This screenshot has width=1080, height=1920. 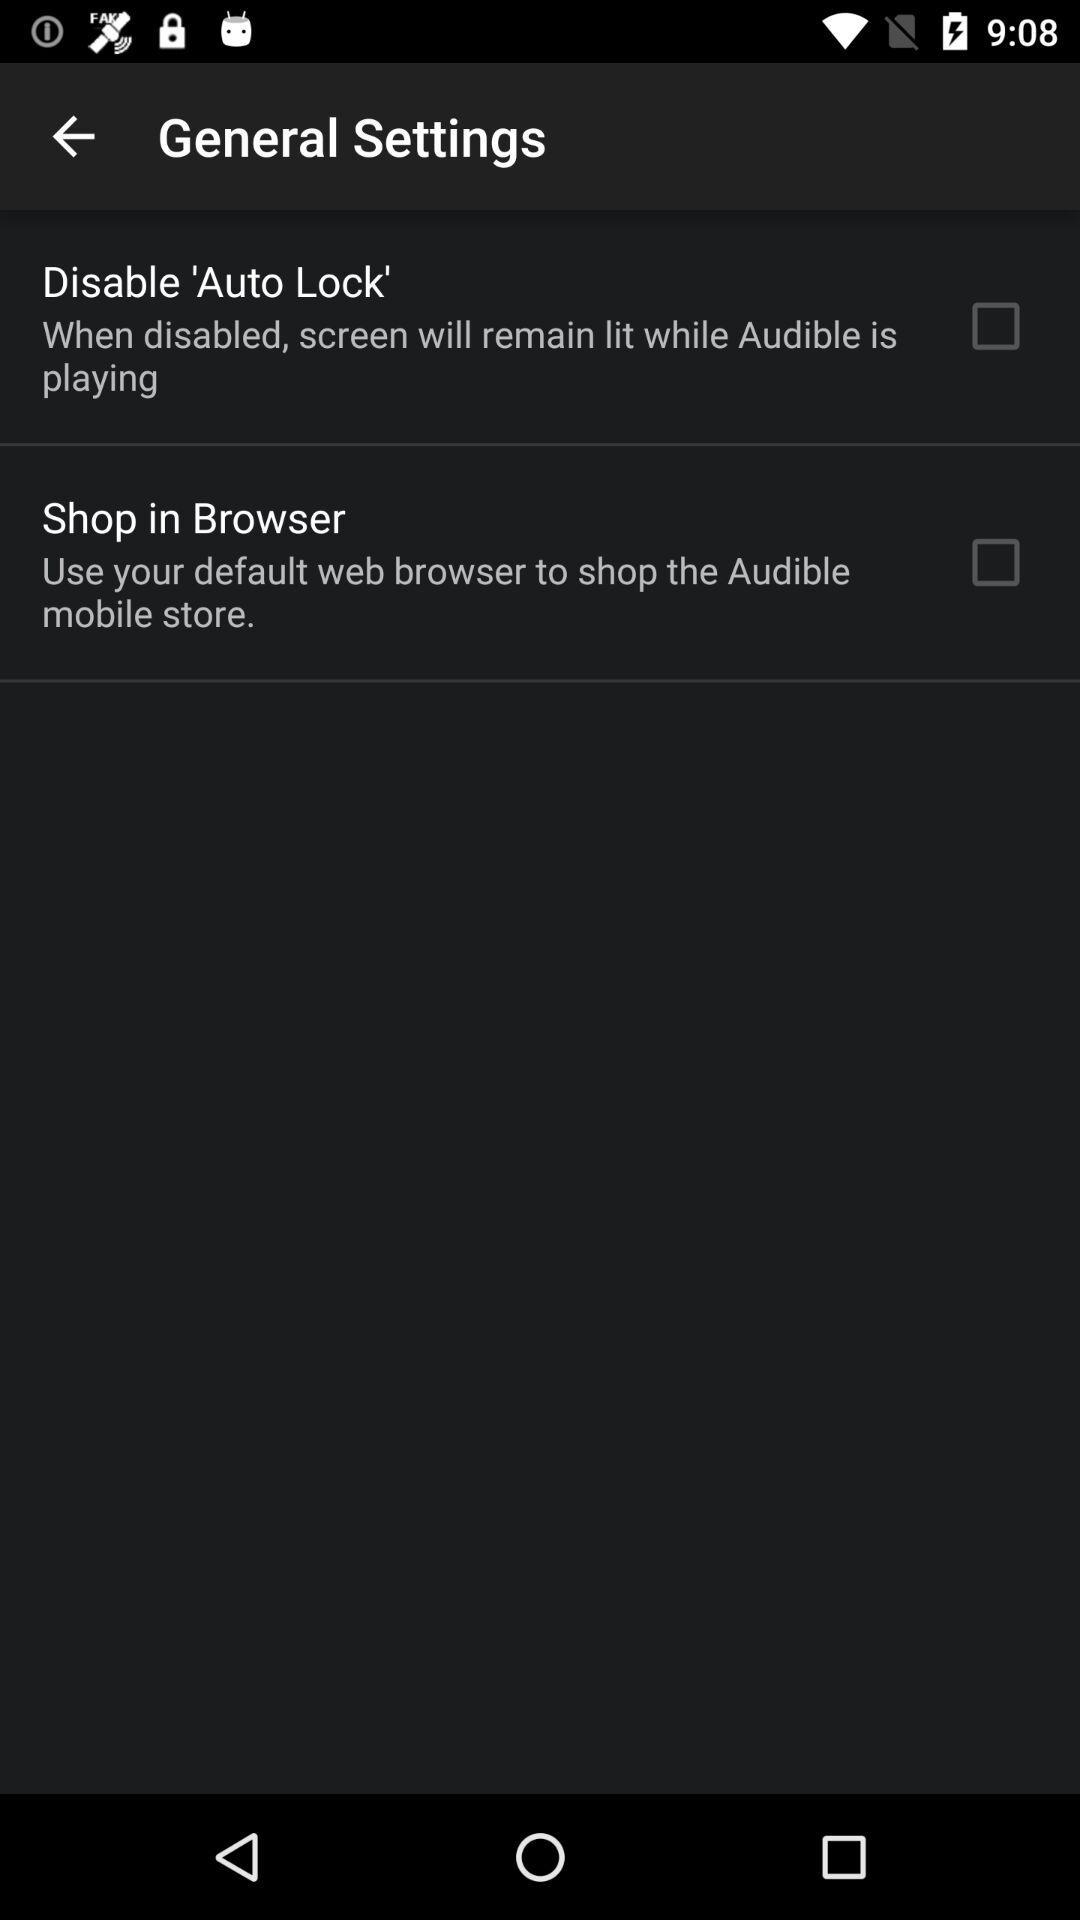 What do you see at coordinates (477, 590) in the screenshot?
I see `use your default icon` at bounding box center [477, 590].